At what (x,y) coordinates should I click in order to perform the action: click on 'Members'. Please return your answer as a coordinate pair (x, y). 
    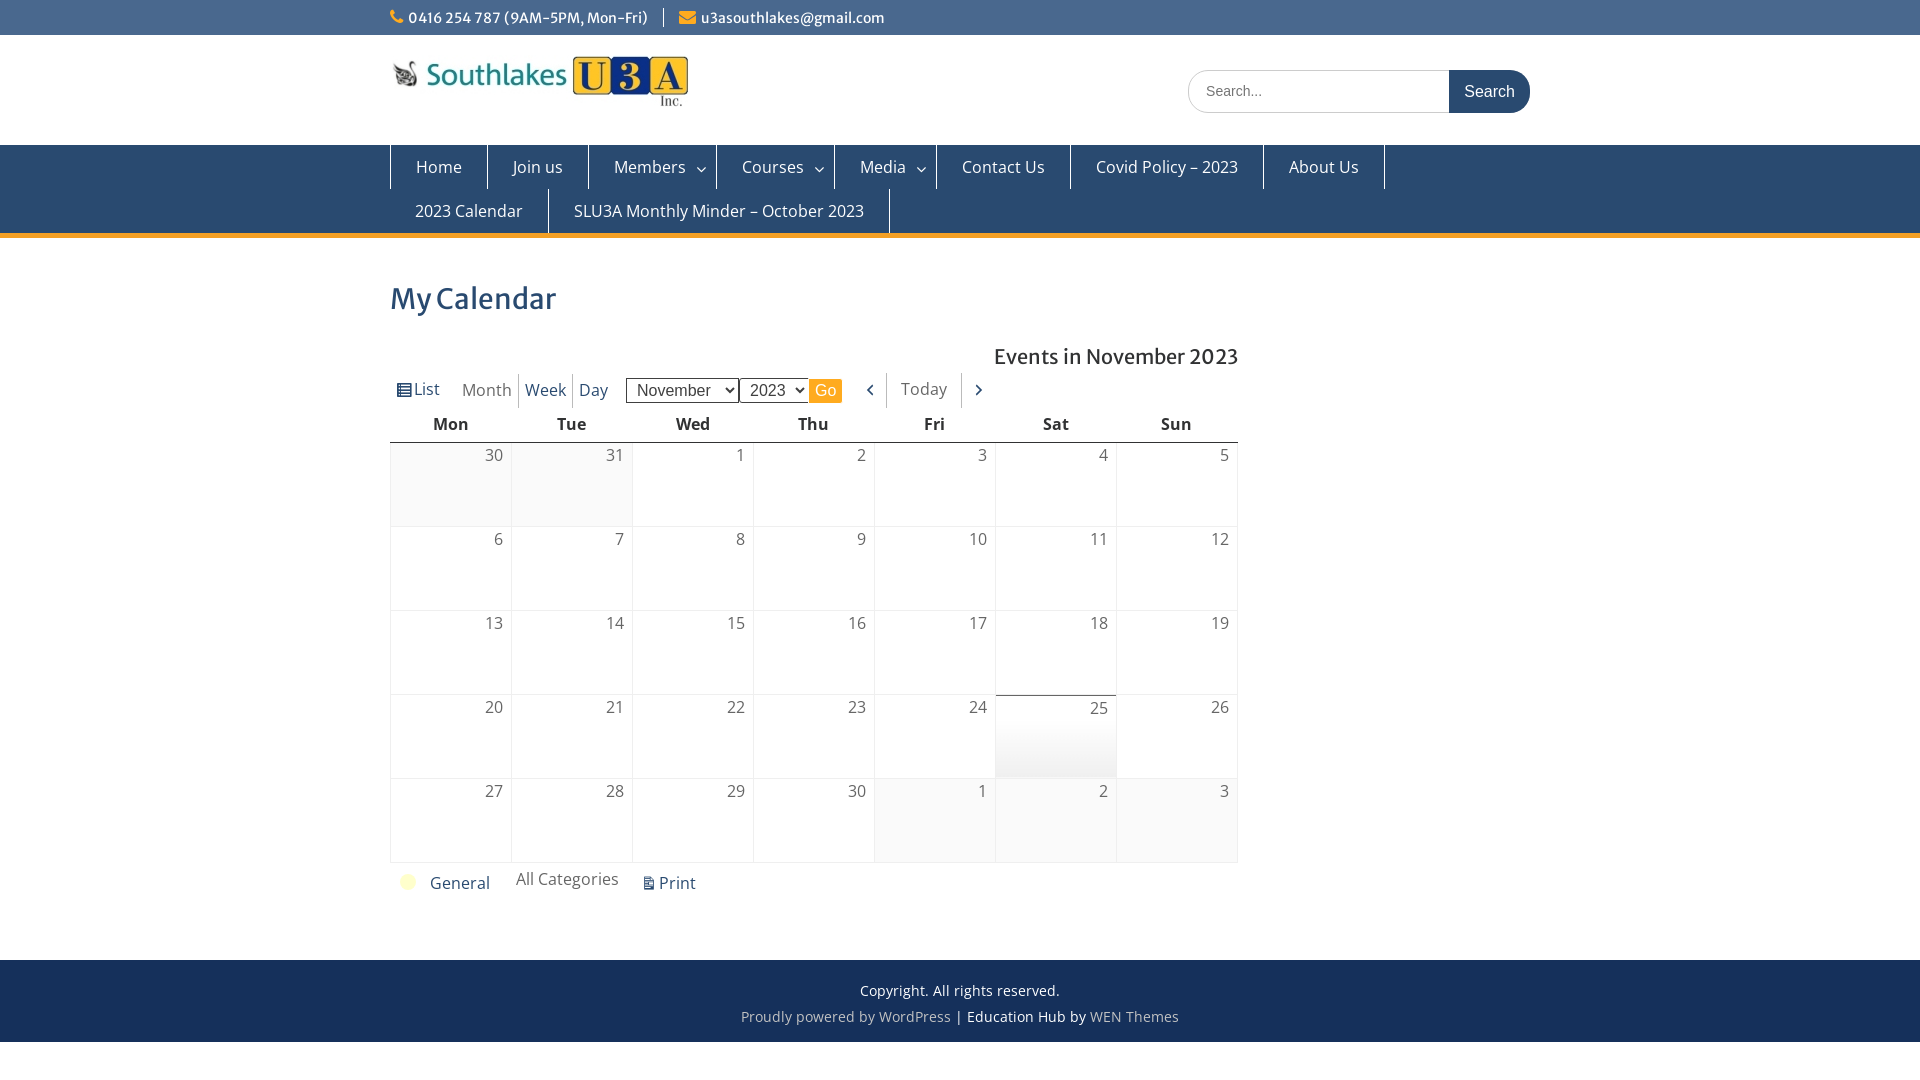
    Looking at the image, I should click on (652, 165).